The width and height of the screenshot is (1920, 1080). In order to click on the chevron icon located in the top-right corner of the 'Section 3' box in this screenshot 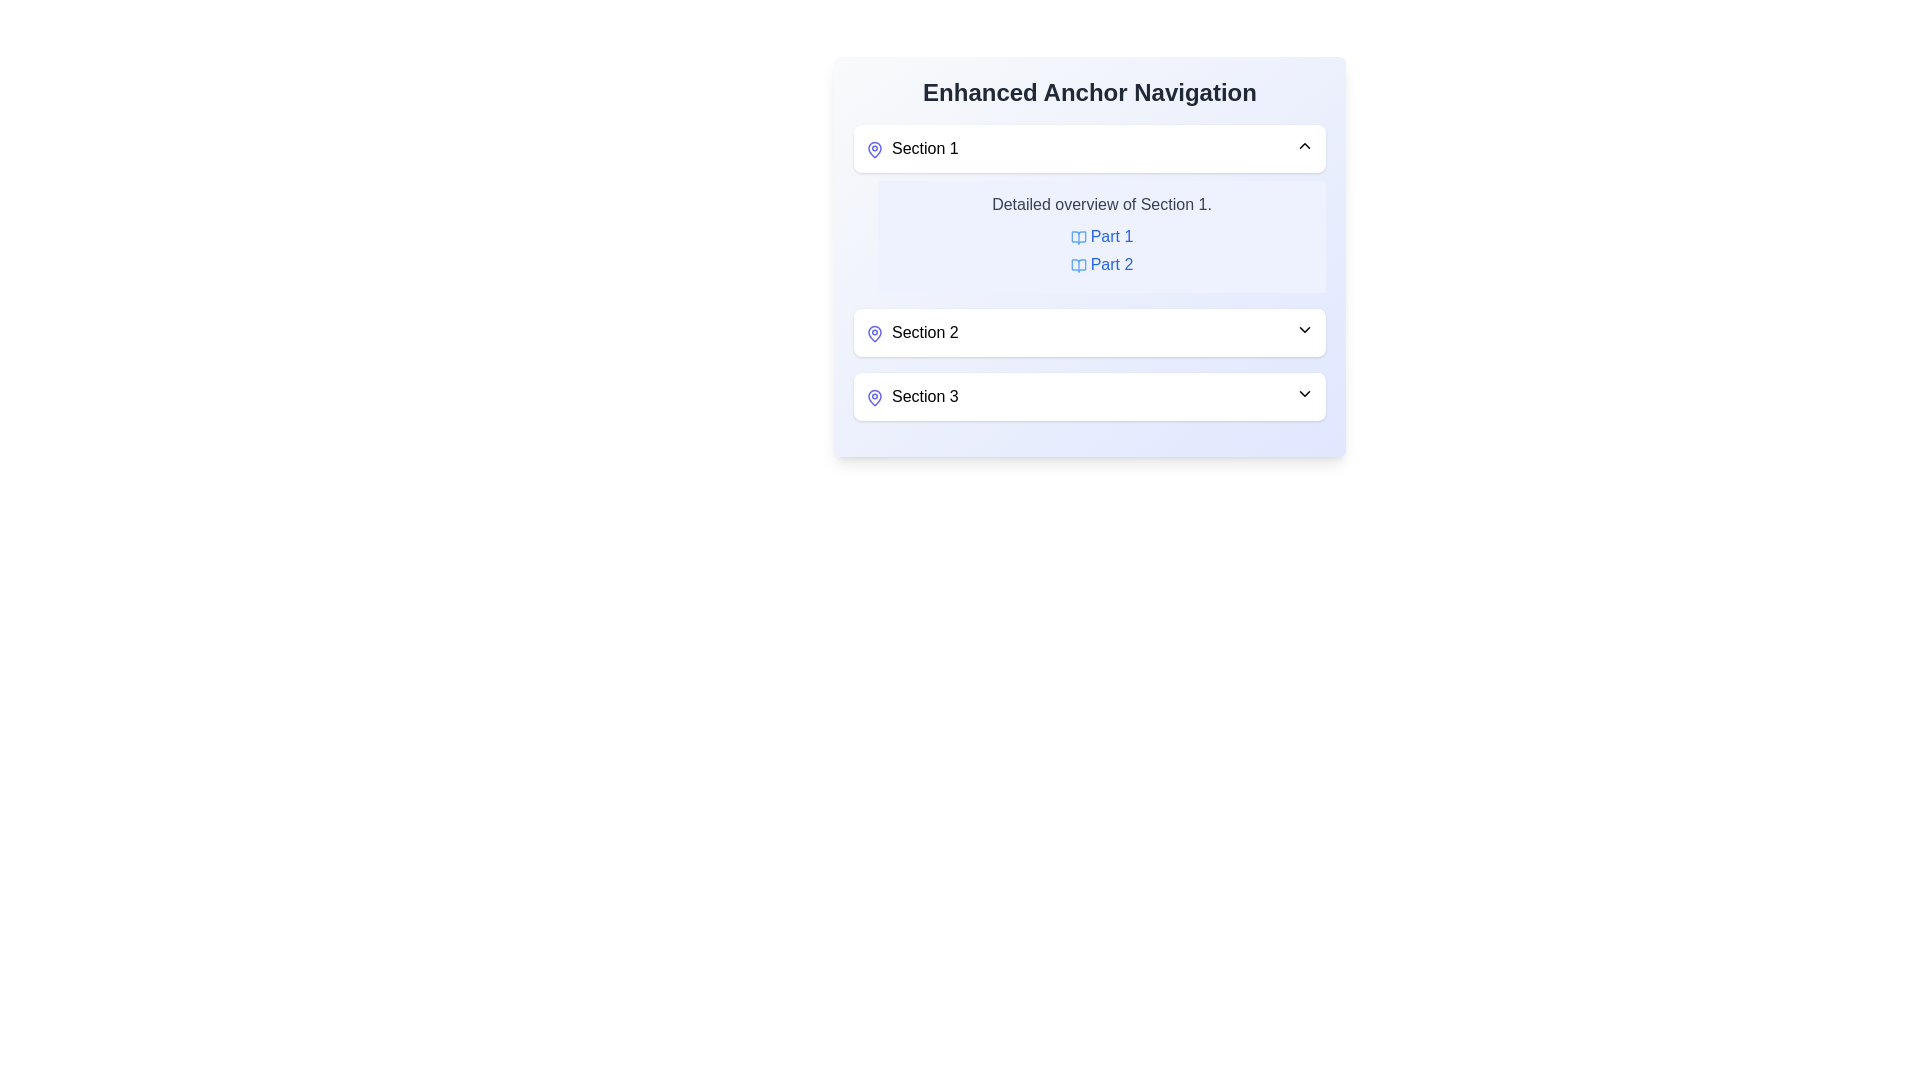, I will do `click(1305, 393)`.